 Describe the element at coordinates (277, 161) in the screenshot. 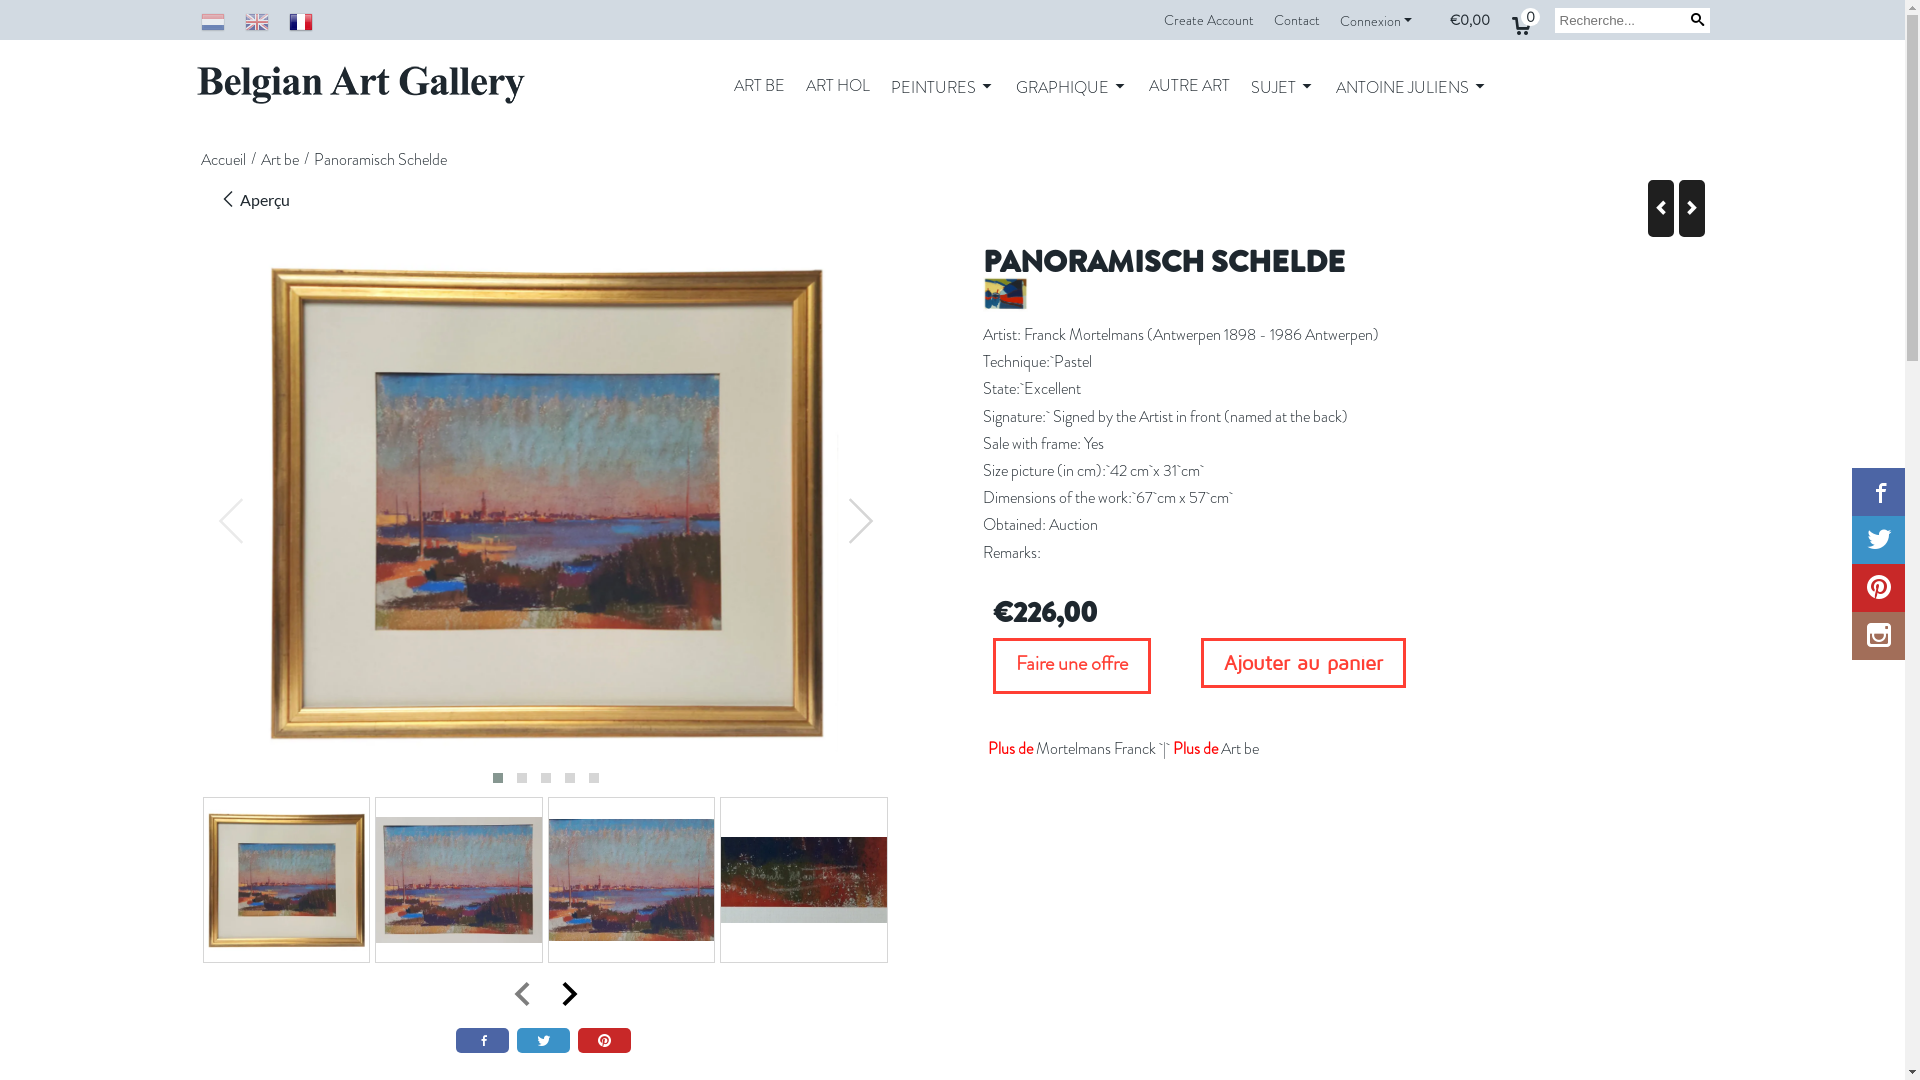

I see `'Art be'` at that location.